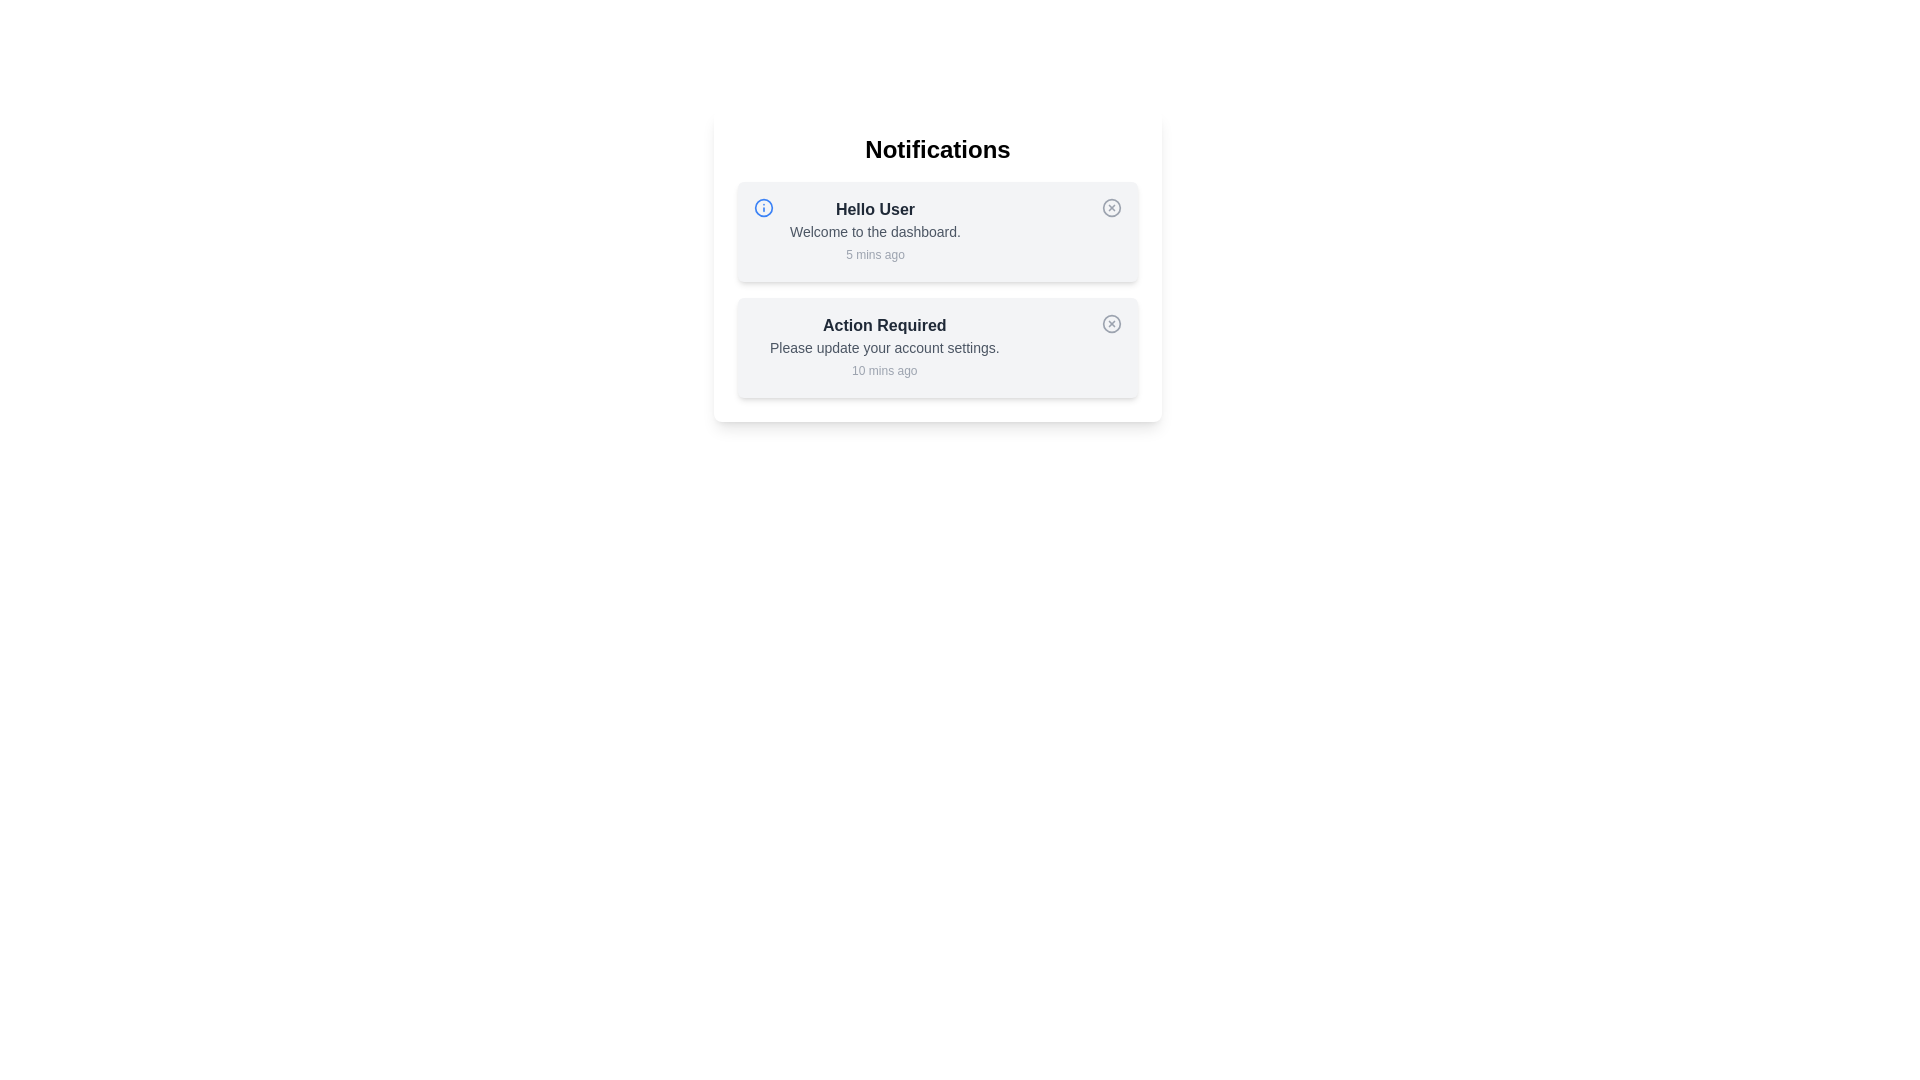  I want to click on the SVG Circle element located at the center of the circular icon within the notification card labeled 'Hello User', so click(762, 208).